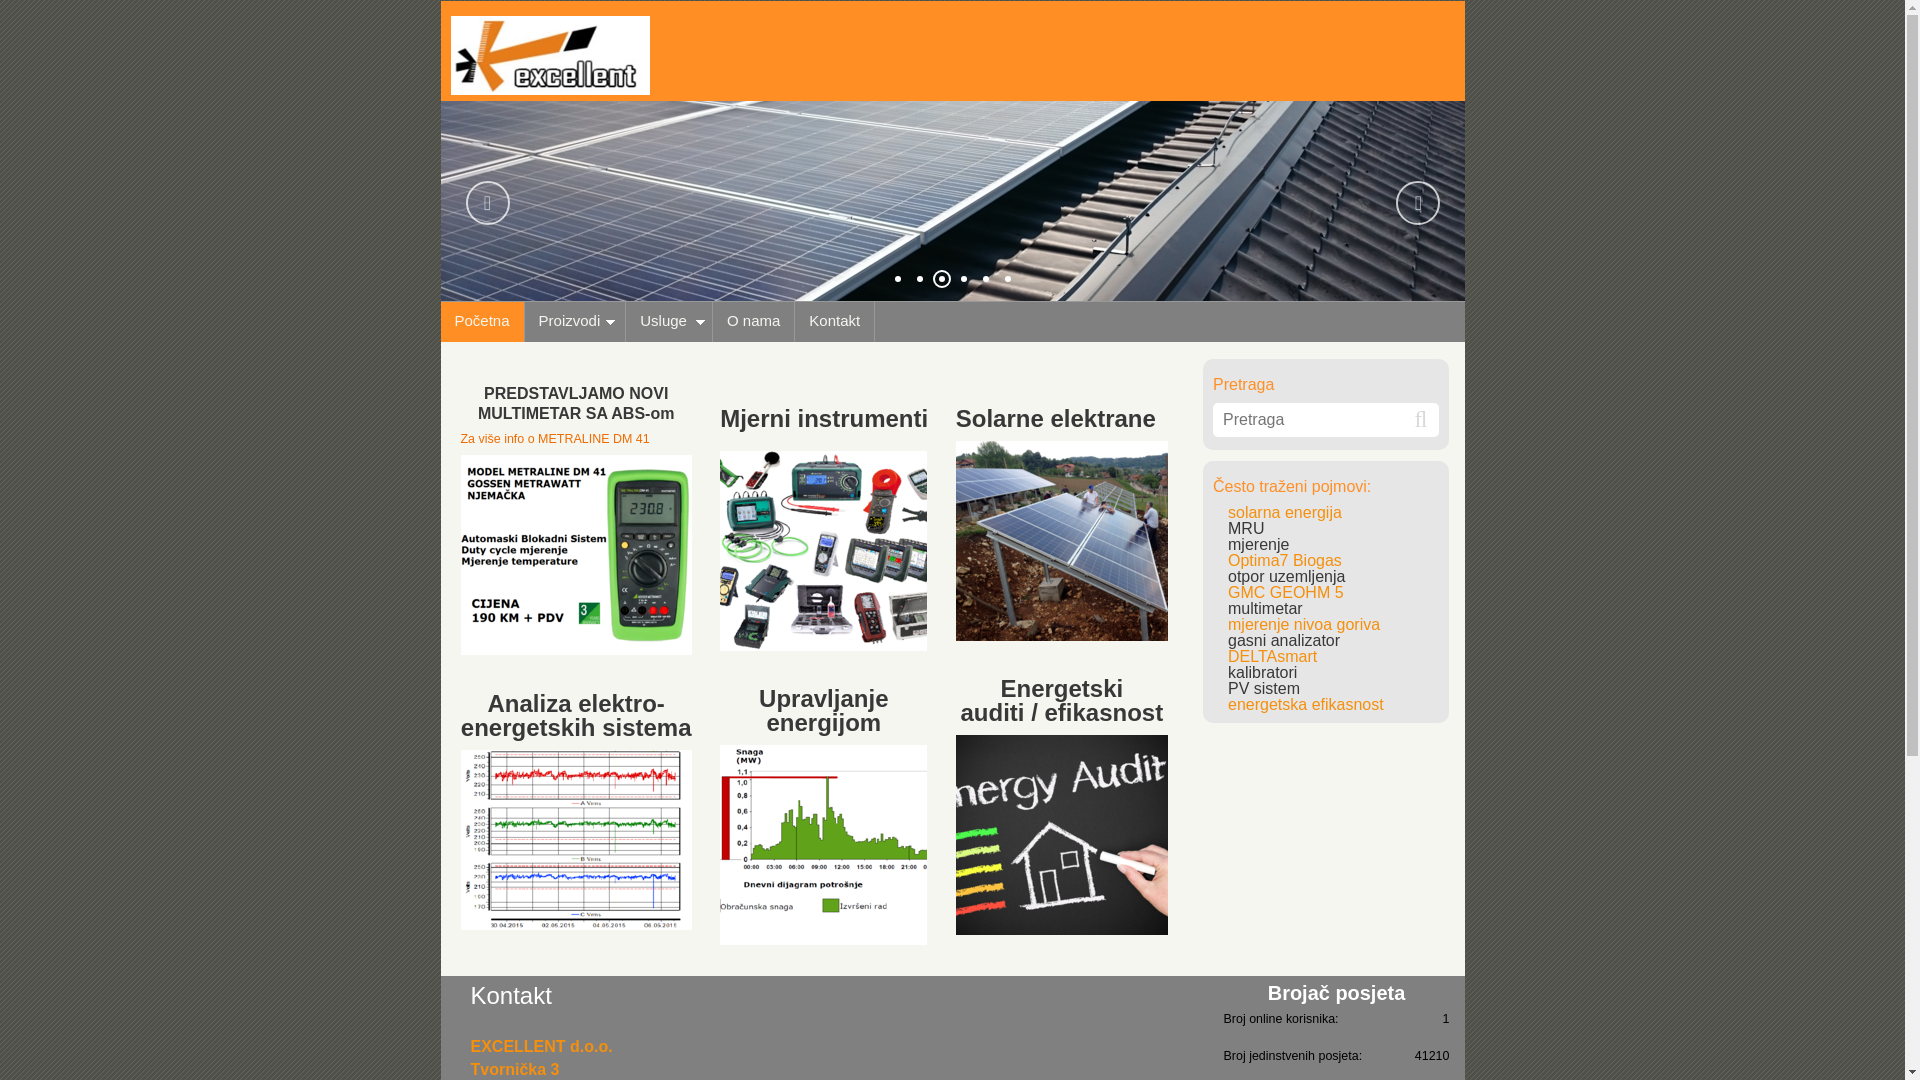 Image resolution: width=1920 pixels, height=1080 pixels. Describe the element at coordinates (1245, 527) in the screenshot. I see `'MRU'` at that location.